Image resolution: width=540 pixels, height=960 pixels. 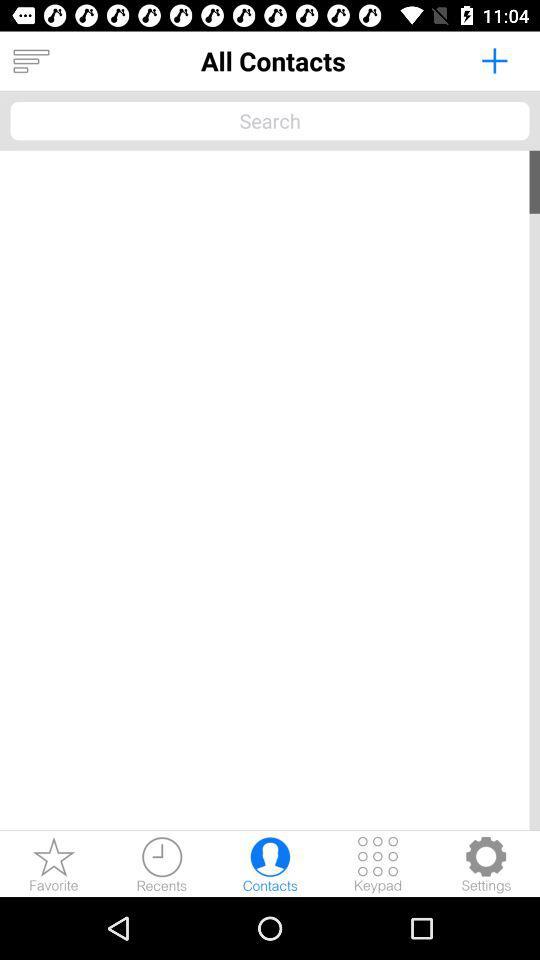 What do you see at coordinates (485, 863) in the screenshot?
I see `the settings icon` at bounding box center [485, 863].